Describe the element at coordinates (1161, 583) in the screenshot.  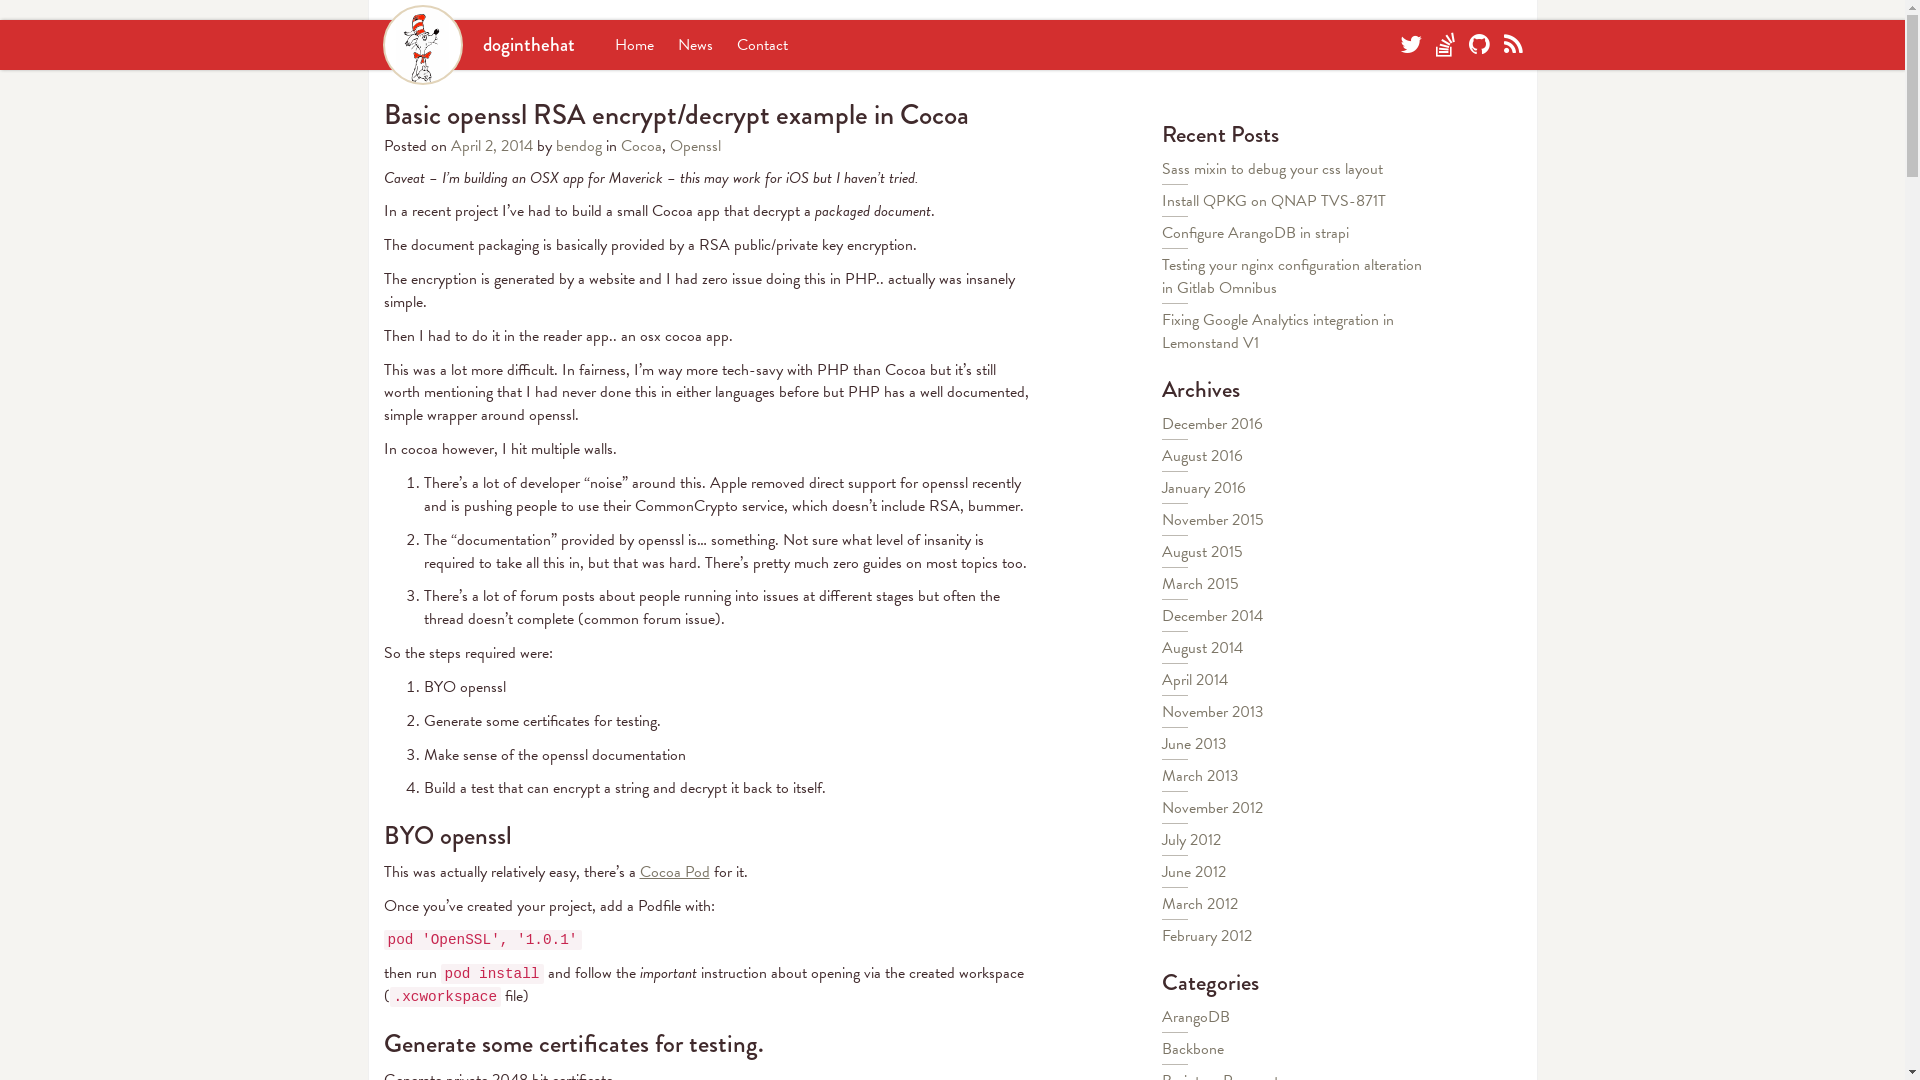
I see `'March 2015'` at that location.